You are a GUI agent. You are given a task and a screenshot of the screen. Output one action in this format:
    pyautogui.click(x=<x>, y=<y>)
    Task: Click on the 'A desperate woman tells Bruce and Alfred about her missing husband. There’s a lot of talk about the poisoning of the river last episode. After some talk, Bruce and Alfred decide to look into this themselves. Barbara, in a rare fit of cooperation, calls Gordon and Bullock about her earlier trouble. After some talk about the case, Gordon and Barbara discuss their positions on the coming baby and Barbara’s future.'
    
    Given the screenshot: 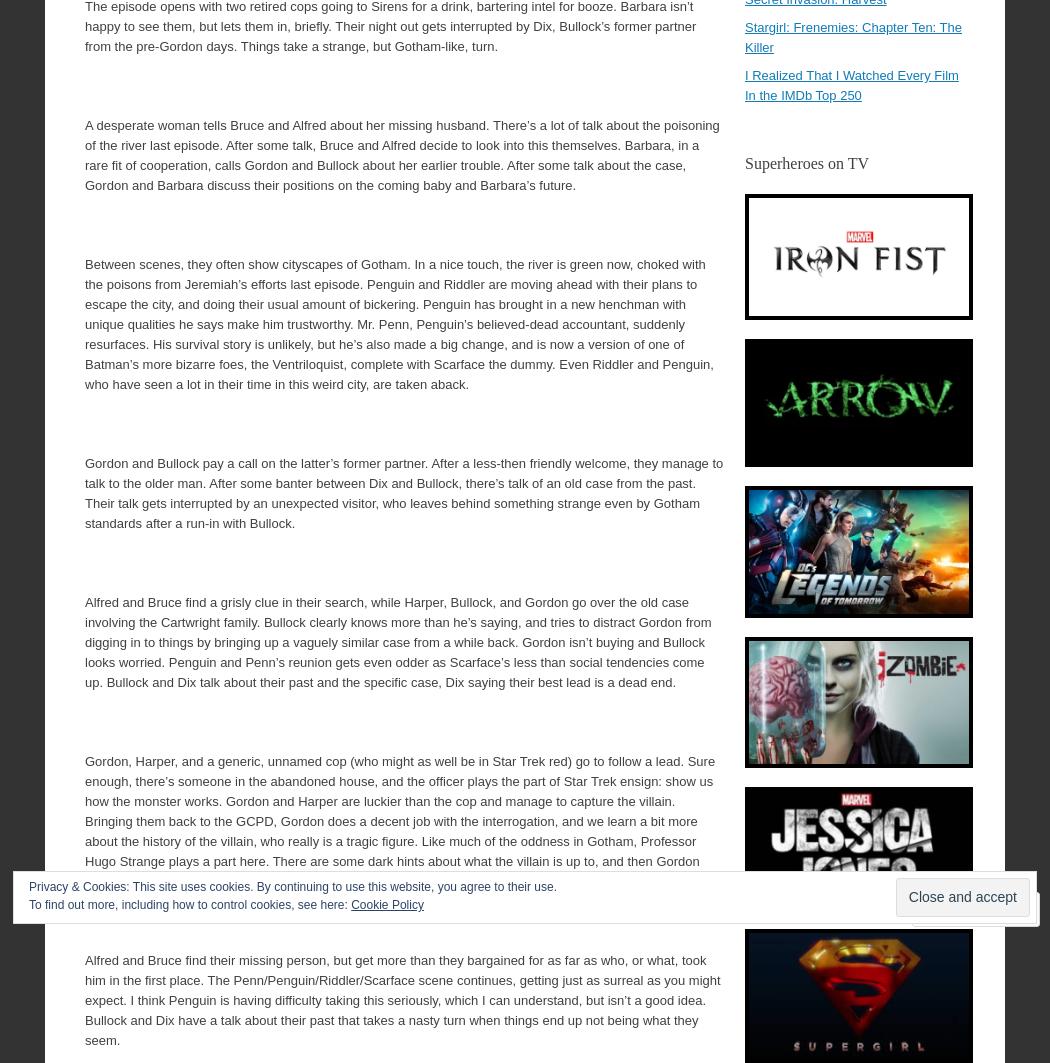 What is the action you would take?
    pyautogui.click(x=402, y=155)
    